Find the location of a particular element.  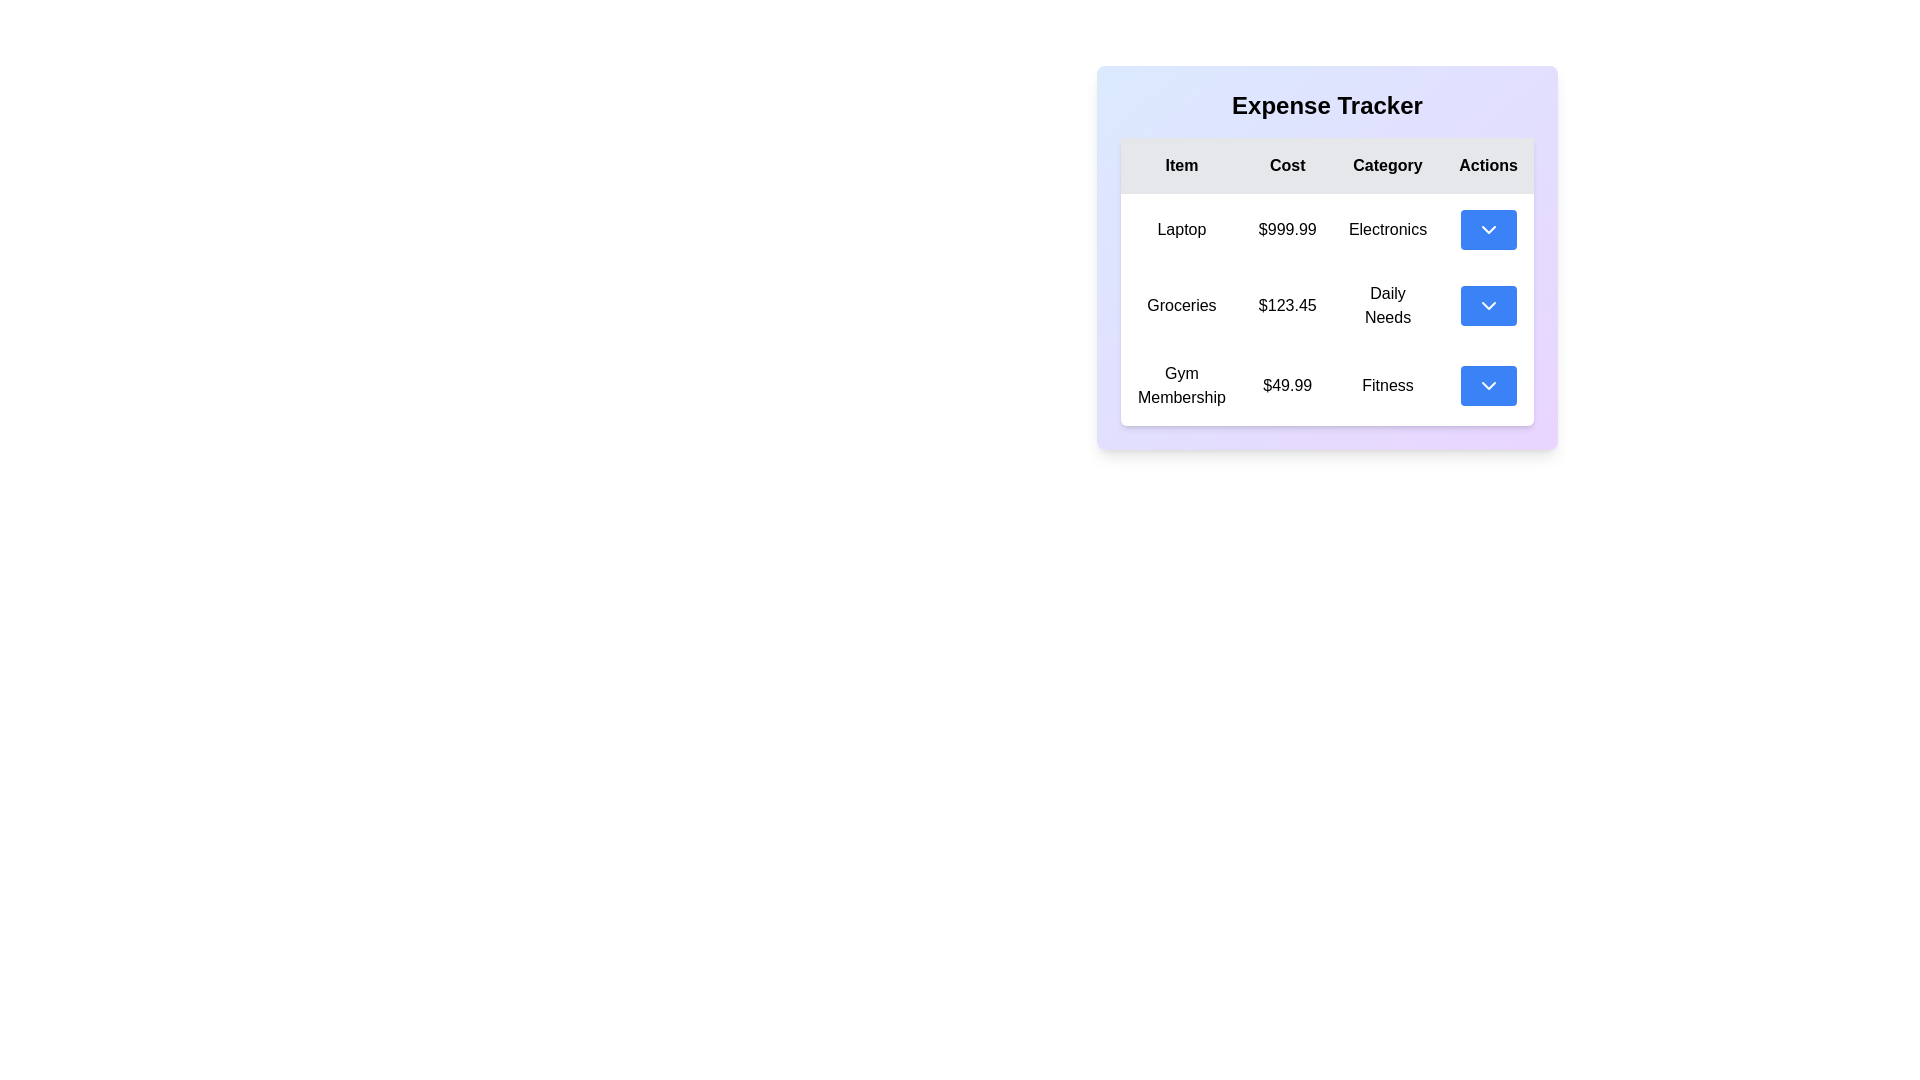

the blue rectangular button with rounded corners in the 'Actions' column of the 'Expense Tracker' table, labeled 'Groceries' is located at coordinates (1488, 305).